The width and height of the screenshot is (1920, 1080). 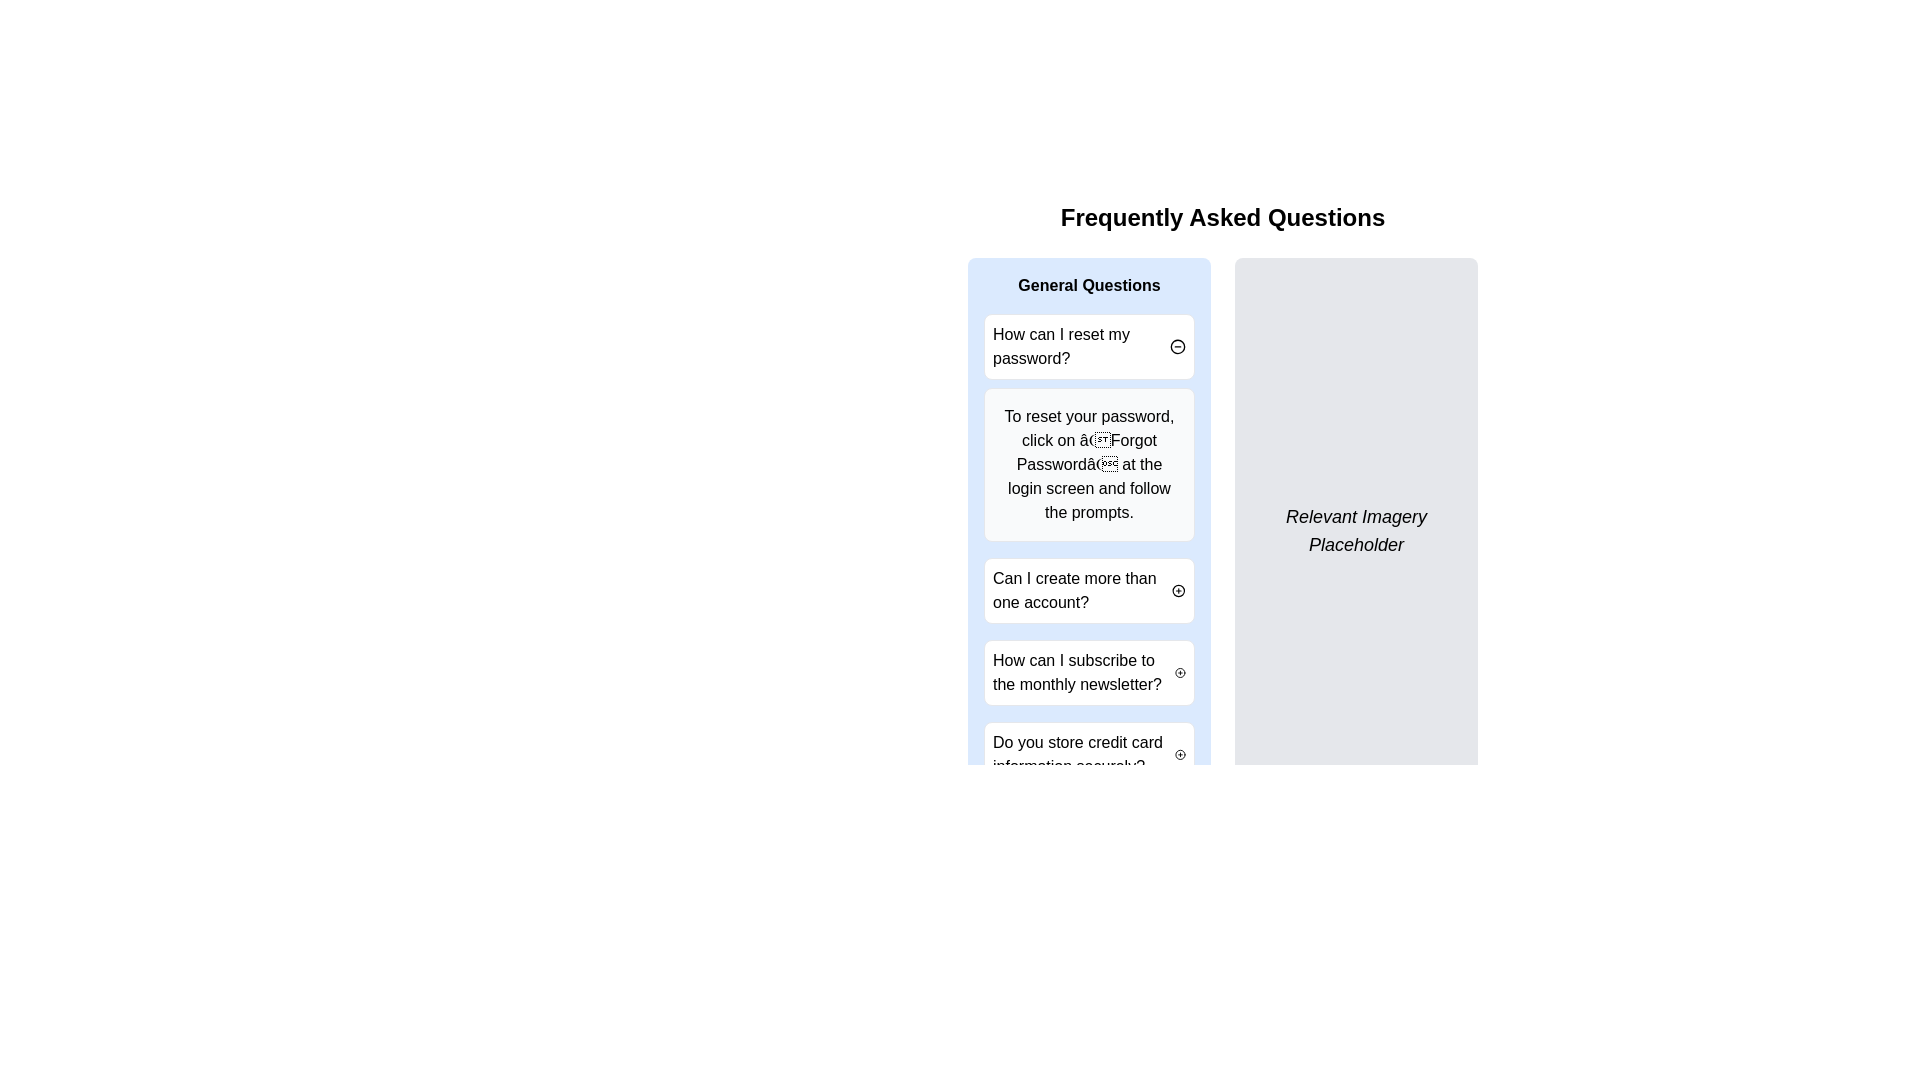 What do you see at coordinates (1088, 672) in the screenshot?
I see `the FAQ question 'How can I subscribe to the monthly newsletter?'` at bounding box center [1088, 672].